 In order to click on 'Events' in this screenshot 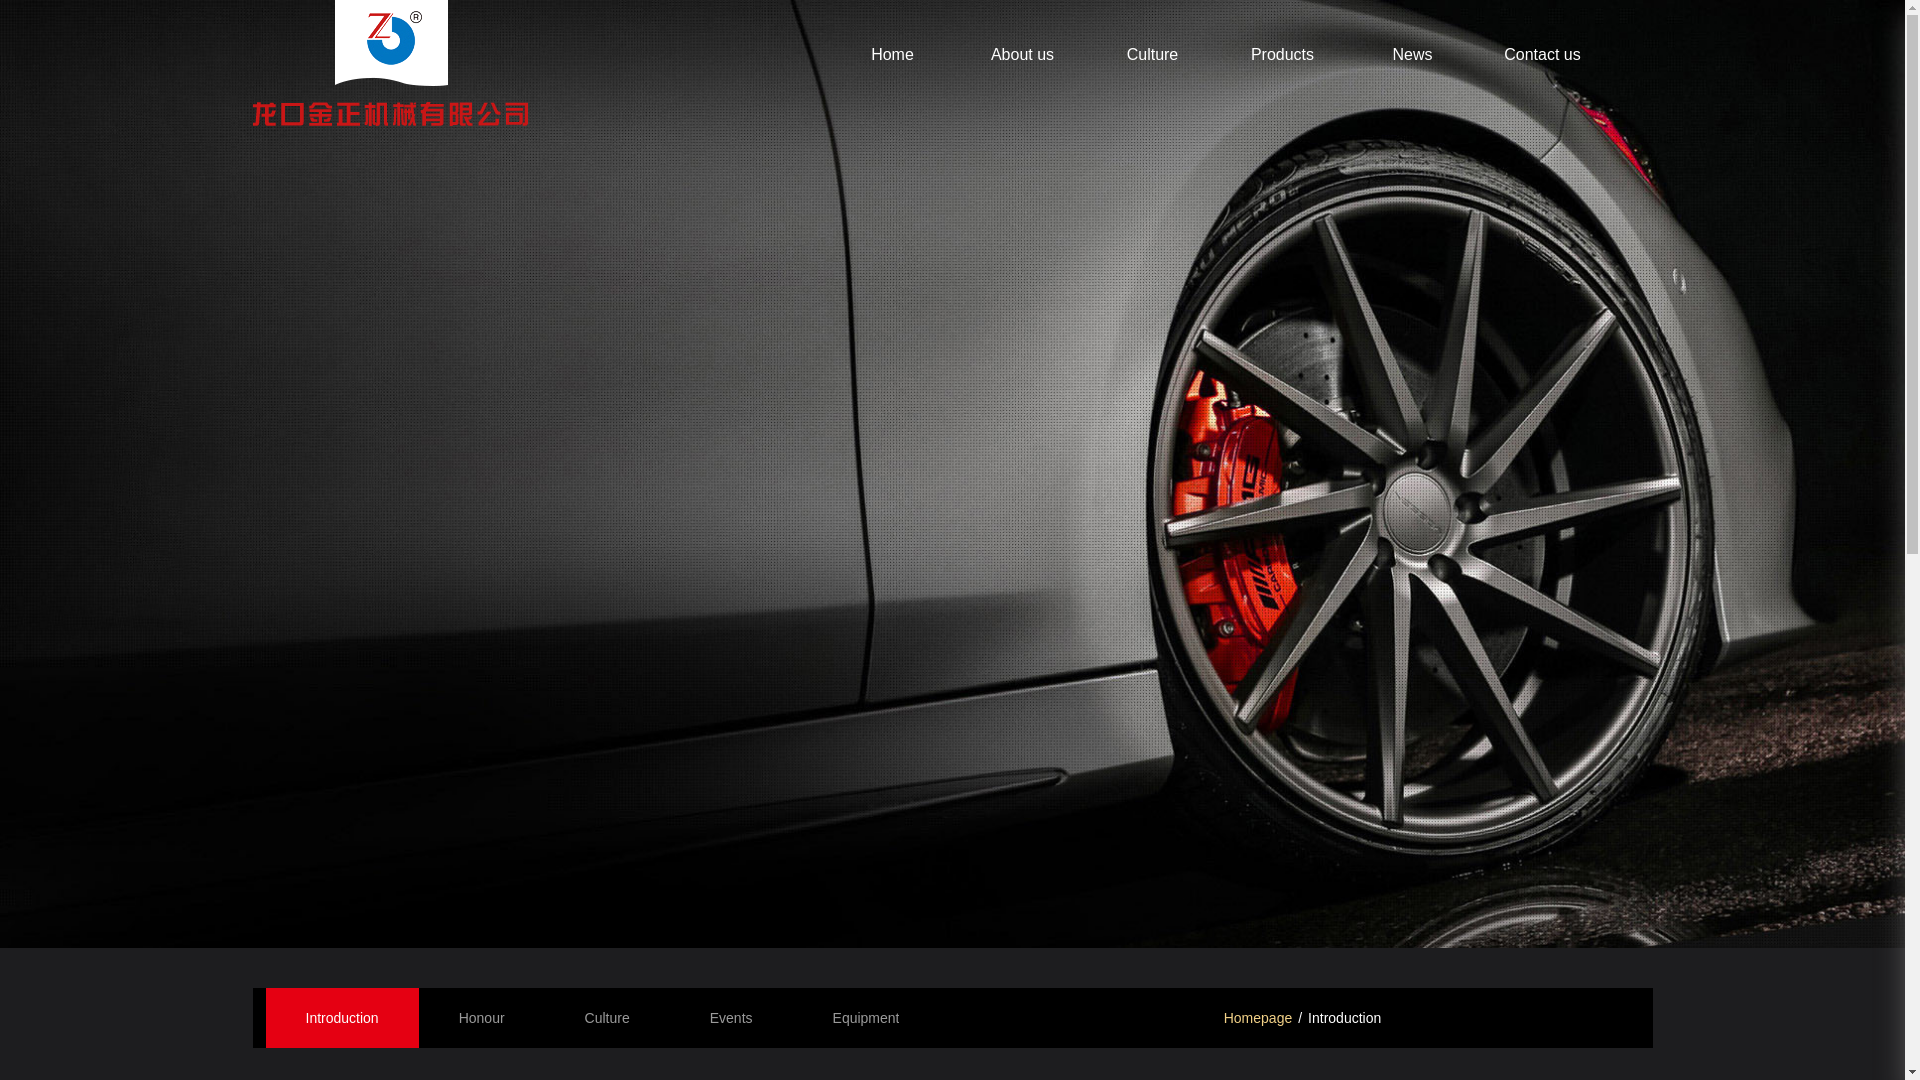, I will do `click(730, 1018)`.